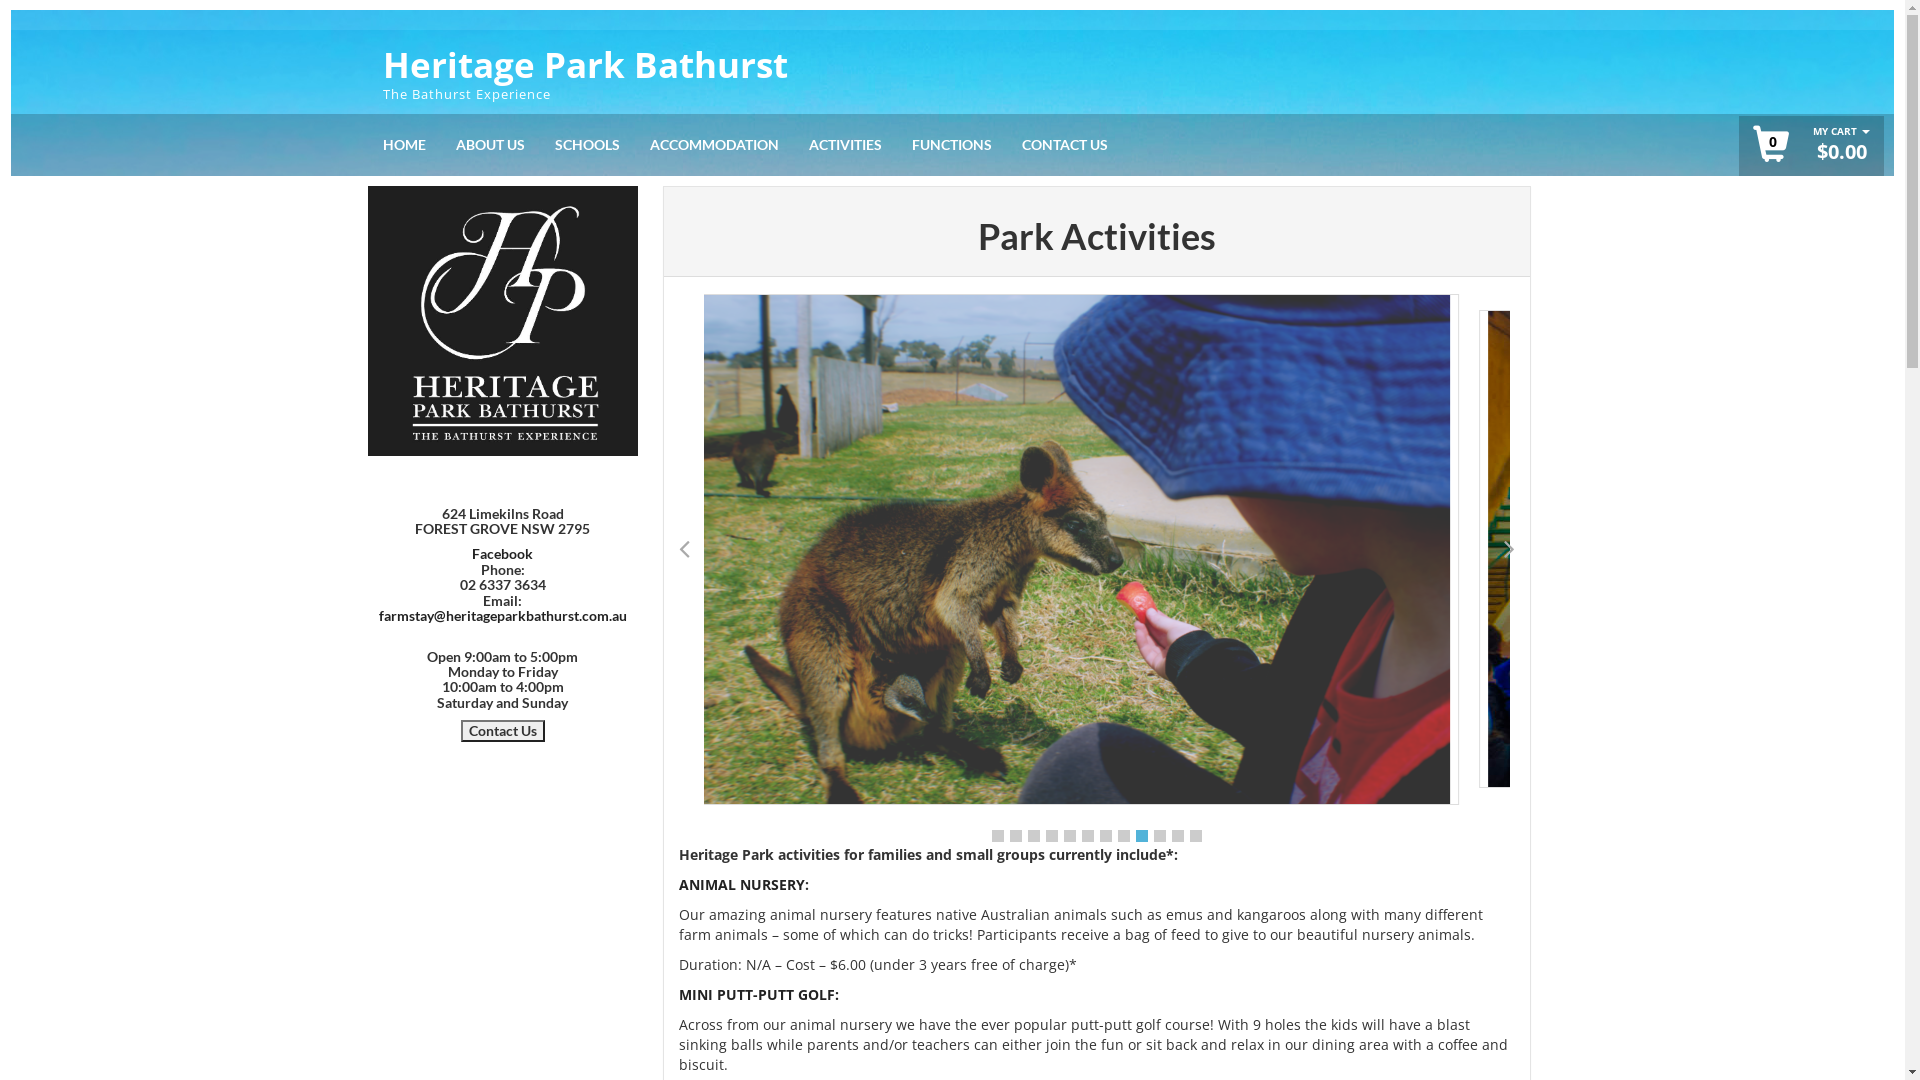 The height and width of the screenshot is (1080, 1920). Describe the element at coordinates (1016, 836) in the screenshot. I see `'2'` at that location.